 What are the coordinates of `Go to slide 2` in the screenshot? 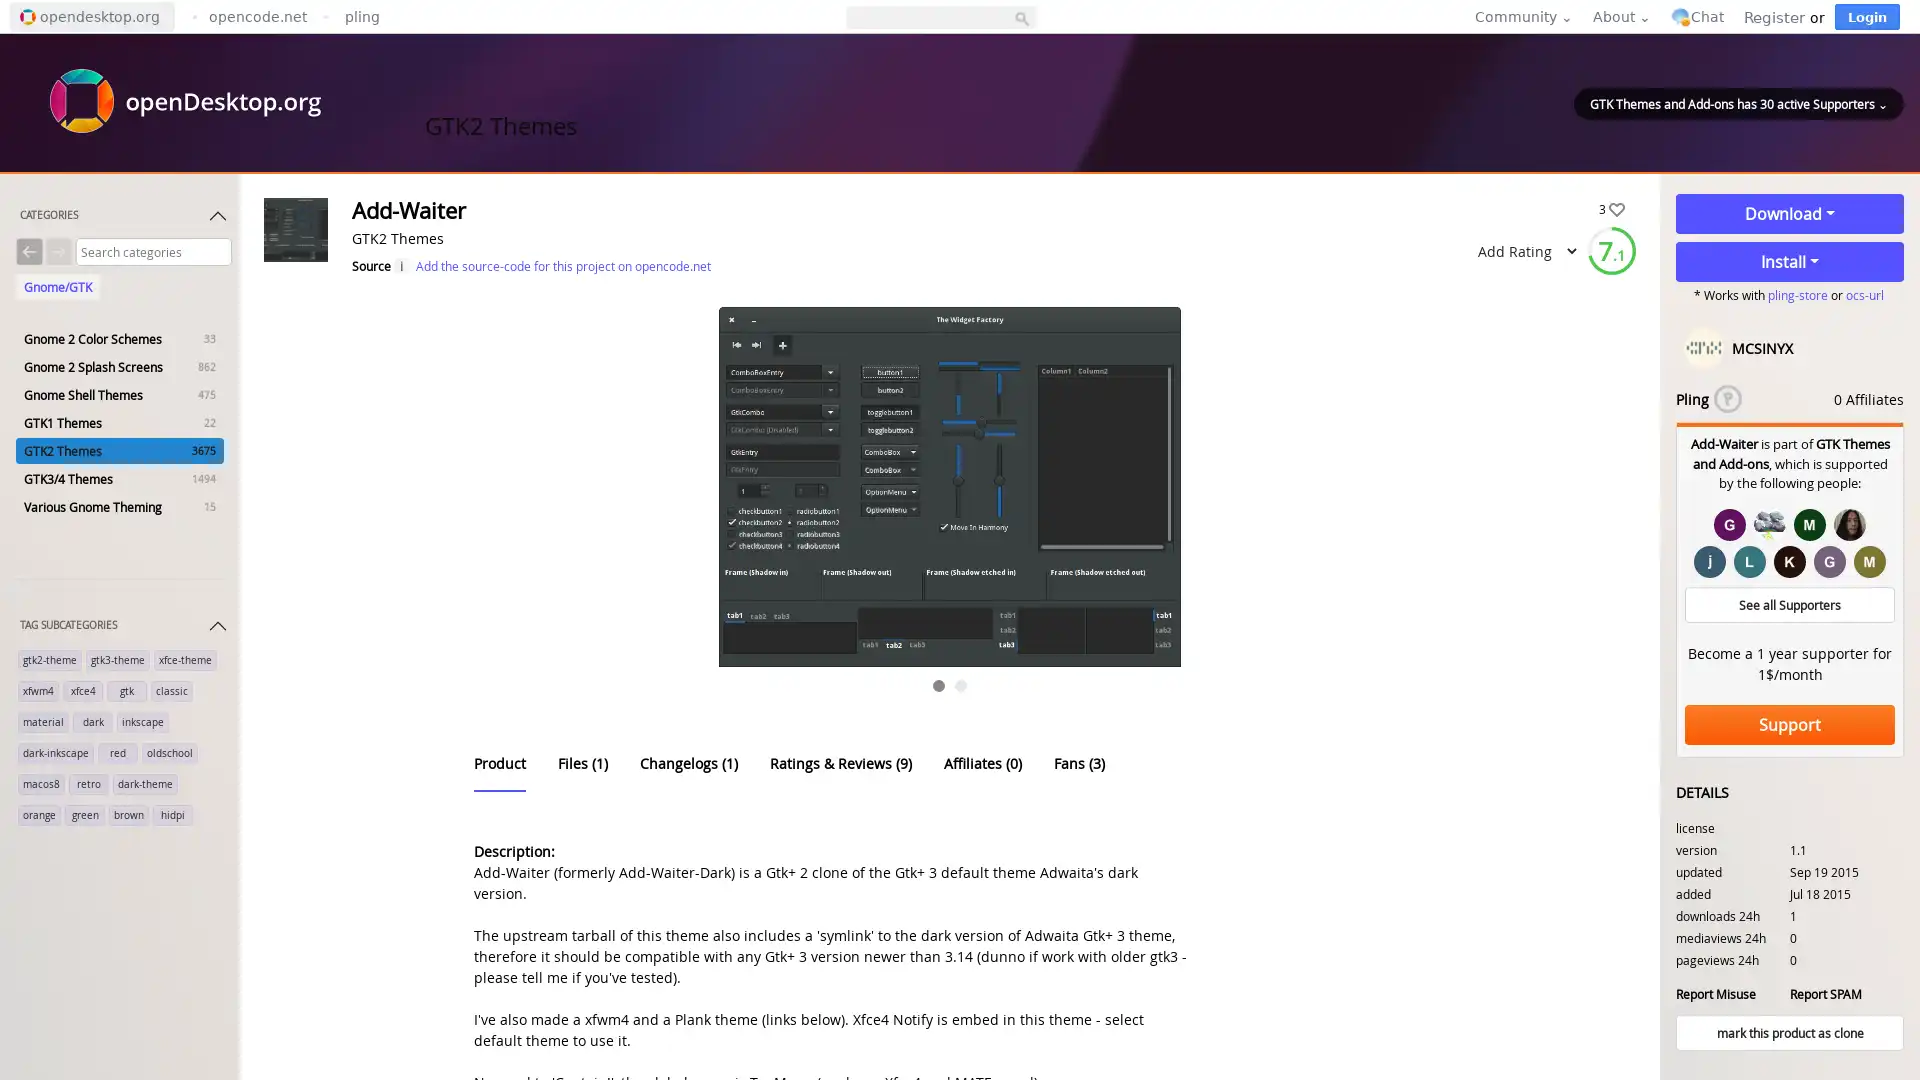 It's located at (960, 685).